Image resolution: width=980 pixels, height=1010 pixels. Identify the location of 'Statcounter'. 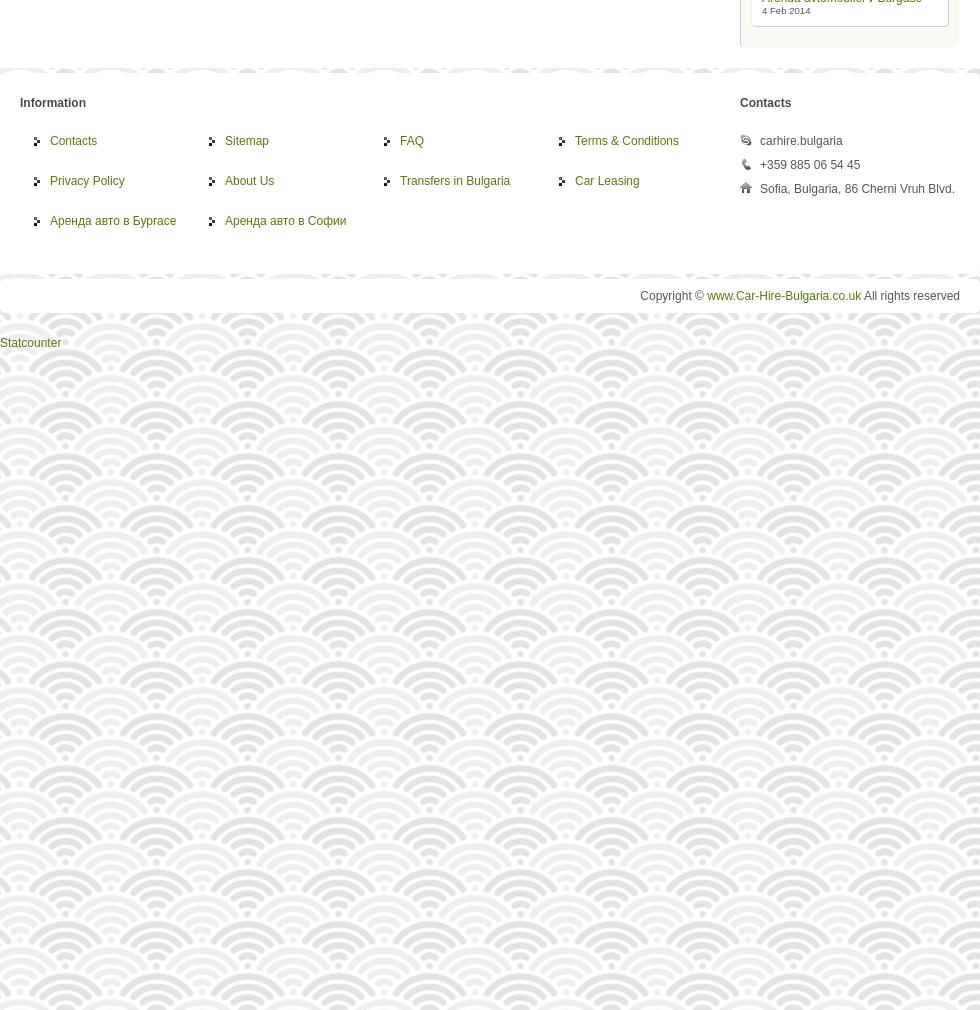
(30, 342).